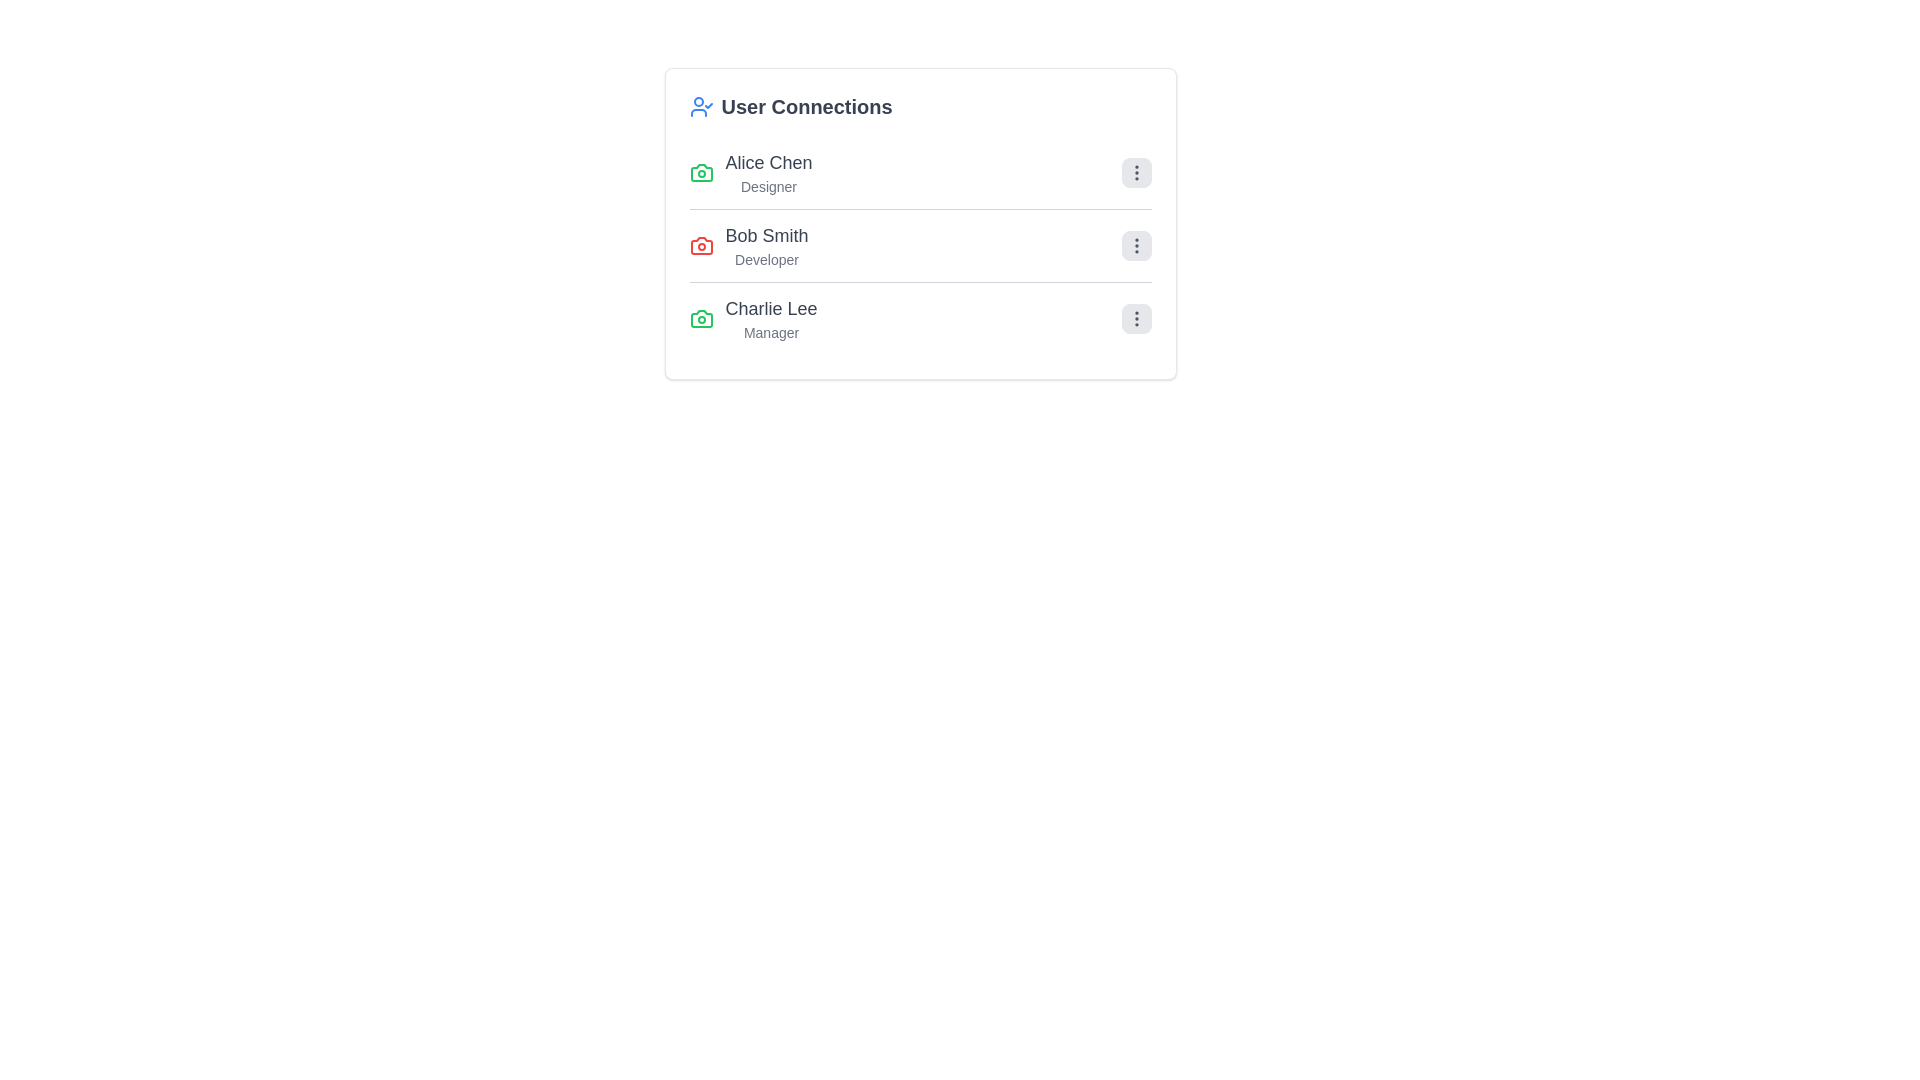  What do you see at coordinates (1136, 318) in the screenshot?
I see `the small gray menu trigger icon consisting of three vertically aligned dots, located to the far right of the list item for user 'Charlie Lee'` at bounding box center [1136, 318].